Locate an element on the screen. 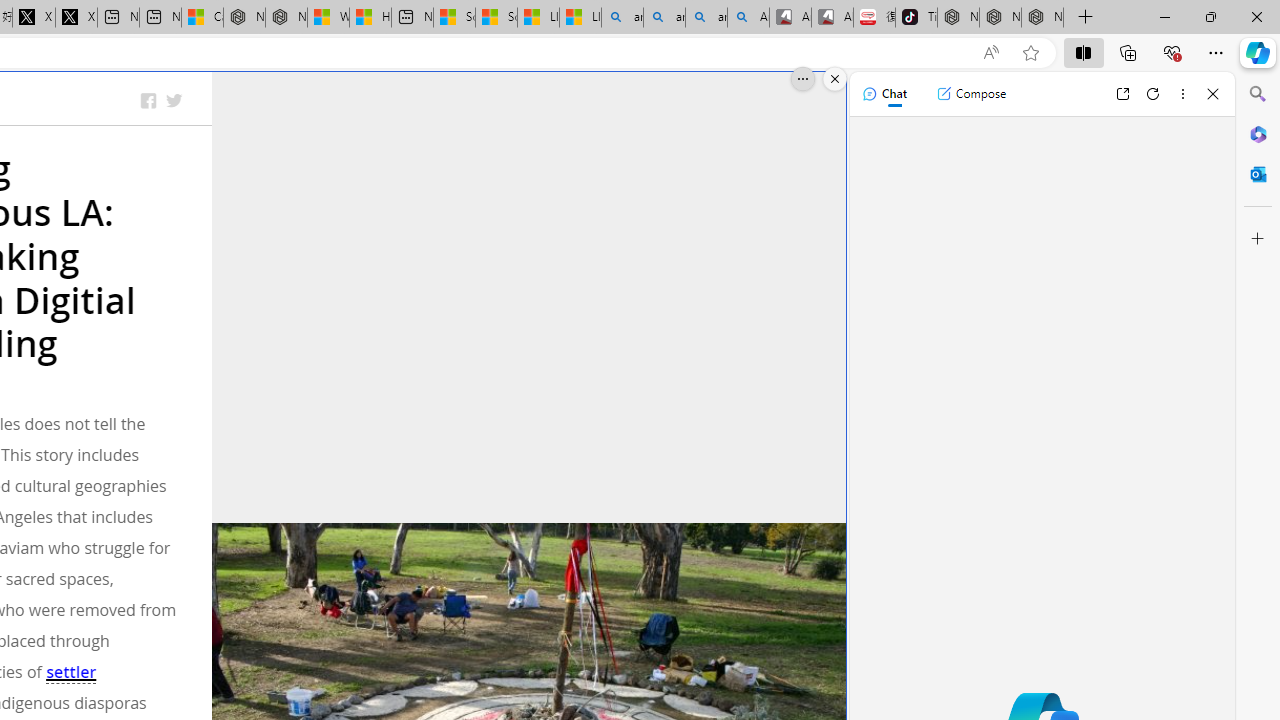 The image size is (1280, 720). 'amazon - Search' is located at coordinates (664, 17).